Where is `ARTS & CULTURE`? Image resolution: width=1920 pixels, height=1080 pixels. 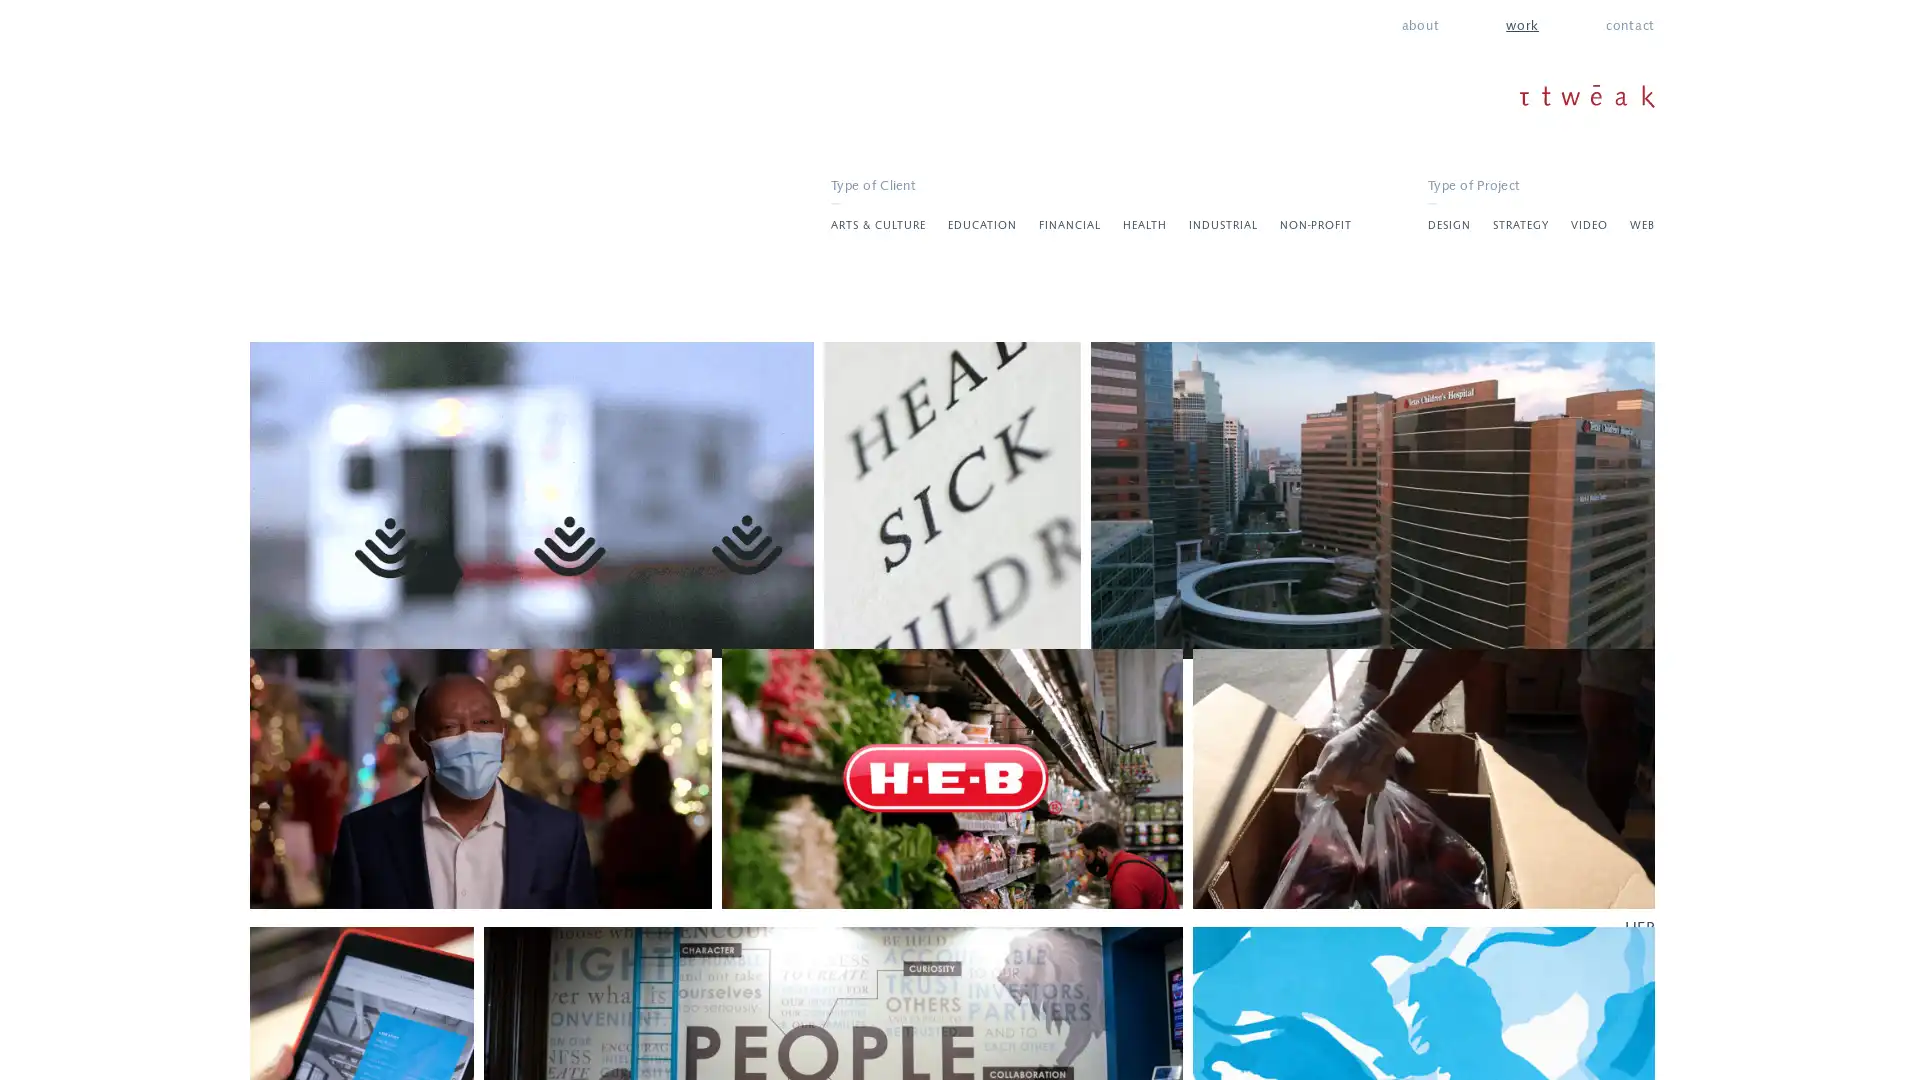 ARTS & CULTURE is located at coordinates (878, 225).